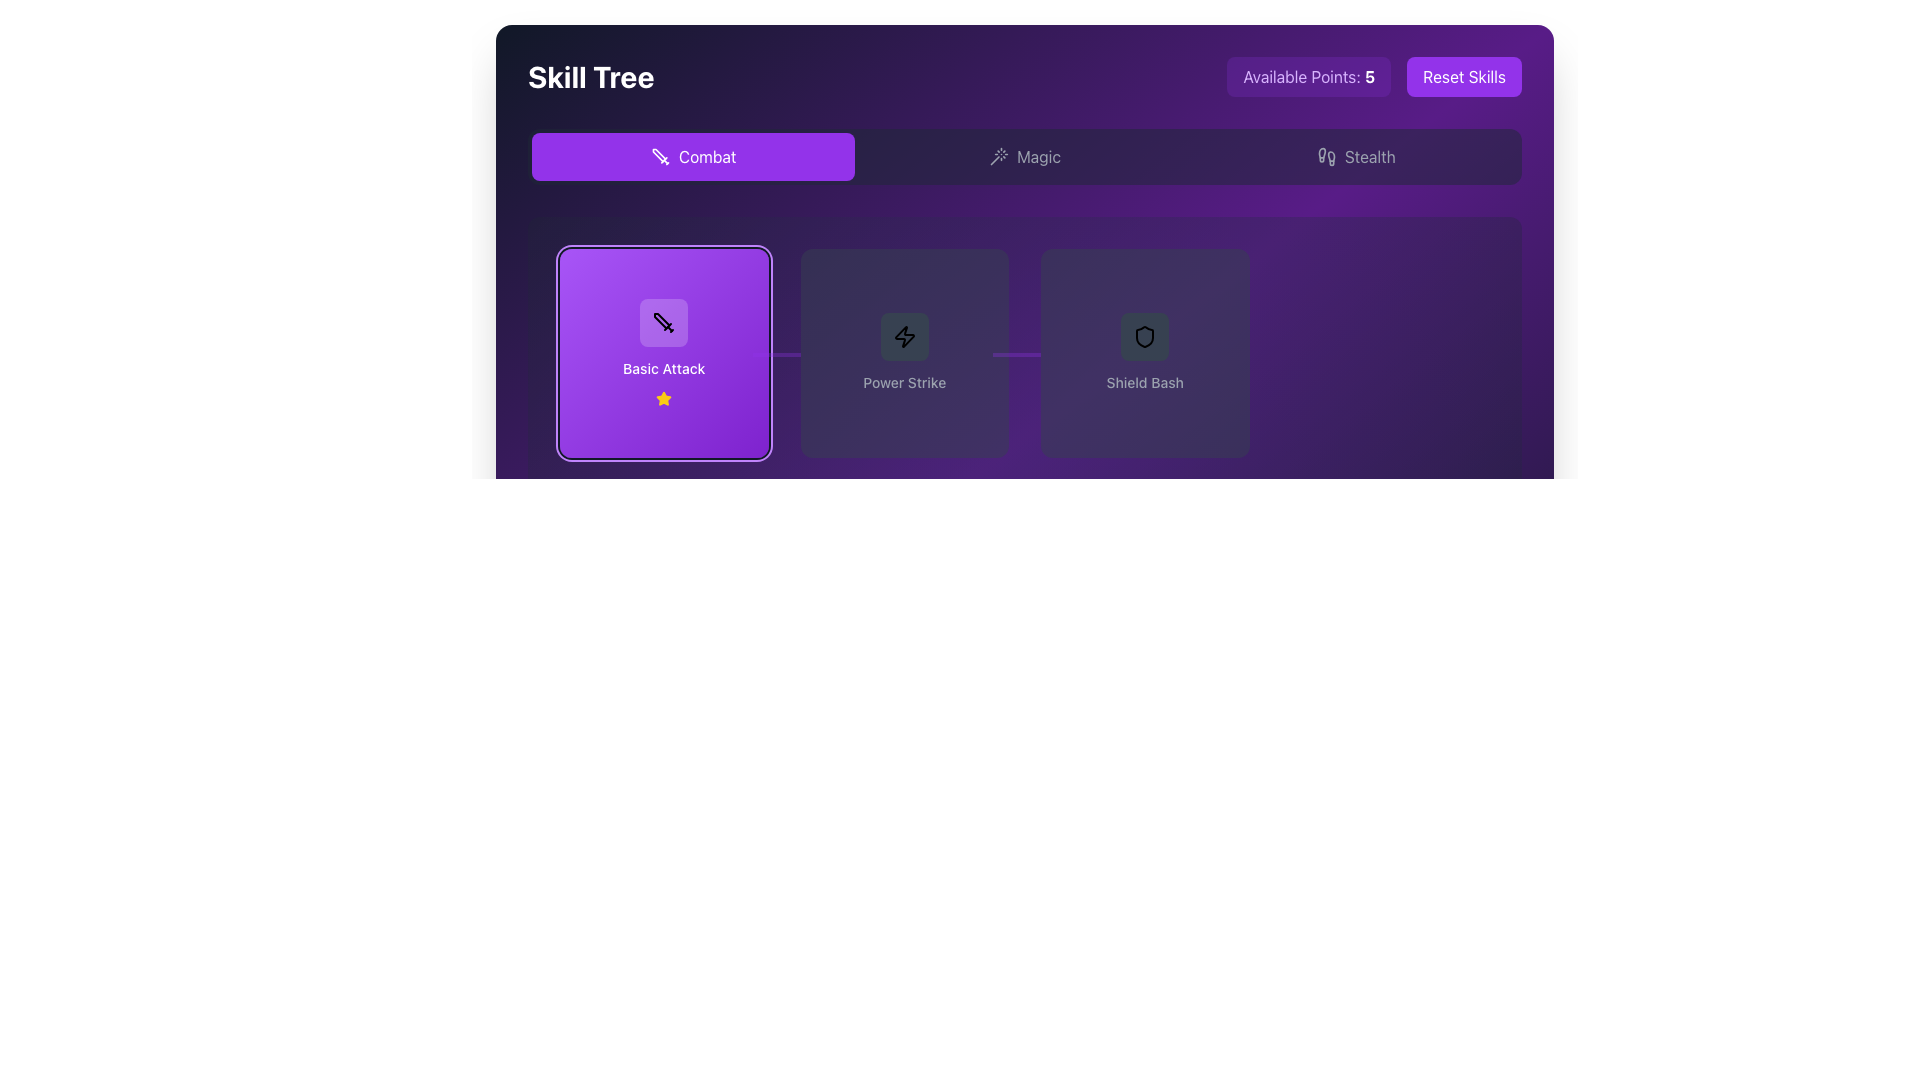 This screenshot has height=1080, width=1920. What do you see at coordinates (903, 352) in the screenshot?
I see `the 'Power Strike' Skill card, which is a rectangular card with a dark background featuring a lightning bolt icon above the text 'Power Strike', located in the middle of three skill cards in the combat skill section` at bounding box center [903, 352].